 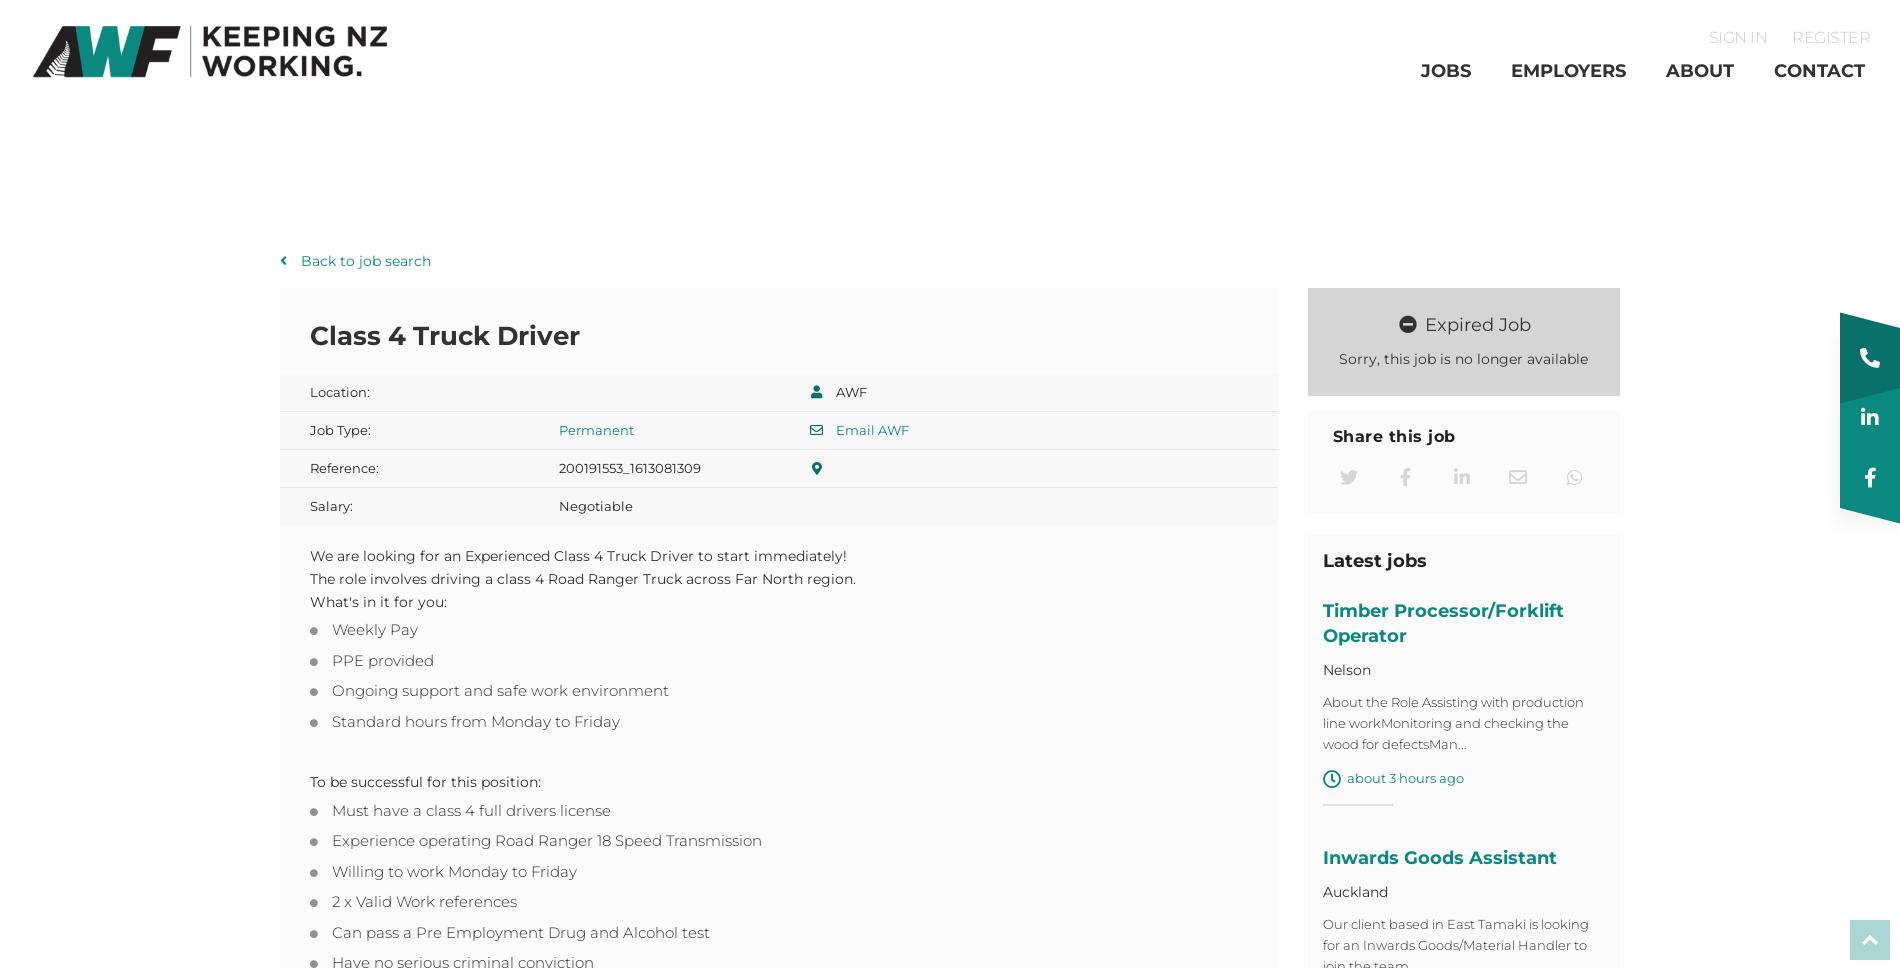 I want to click on 'Class 4 Truck Driver', so click(x=443, y=341).